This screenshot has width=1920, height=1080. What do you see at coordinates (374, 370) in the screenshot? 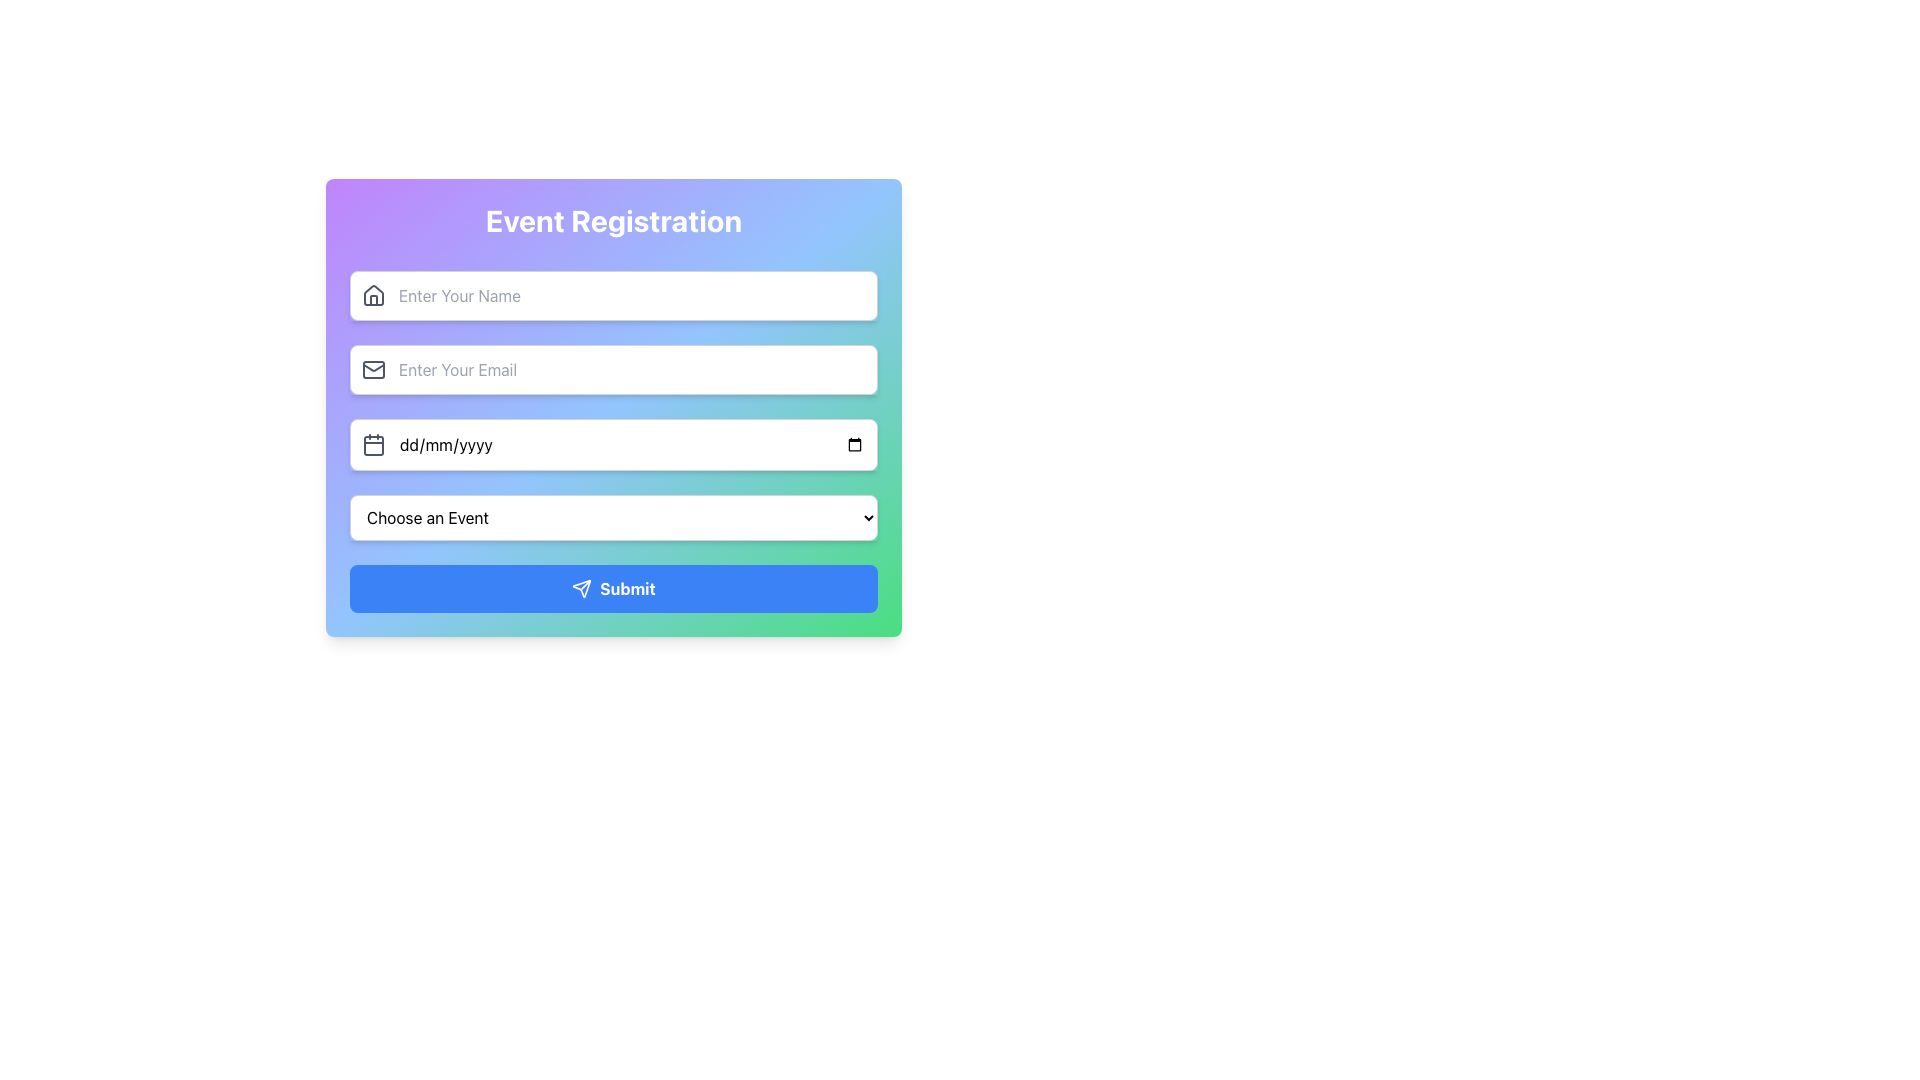
I see `the mail icon, which is a gray stylized envelope located to the left of the email input field with the placeholder 'Enter Your Email' in the second row of the form` at bounding box center [374, 370].